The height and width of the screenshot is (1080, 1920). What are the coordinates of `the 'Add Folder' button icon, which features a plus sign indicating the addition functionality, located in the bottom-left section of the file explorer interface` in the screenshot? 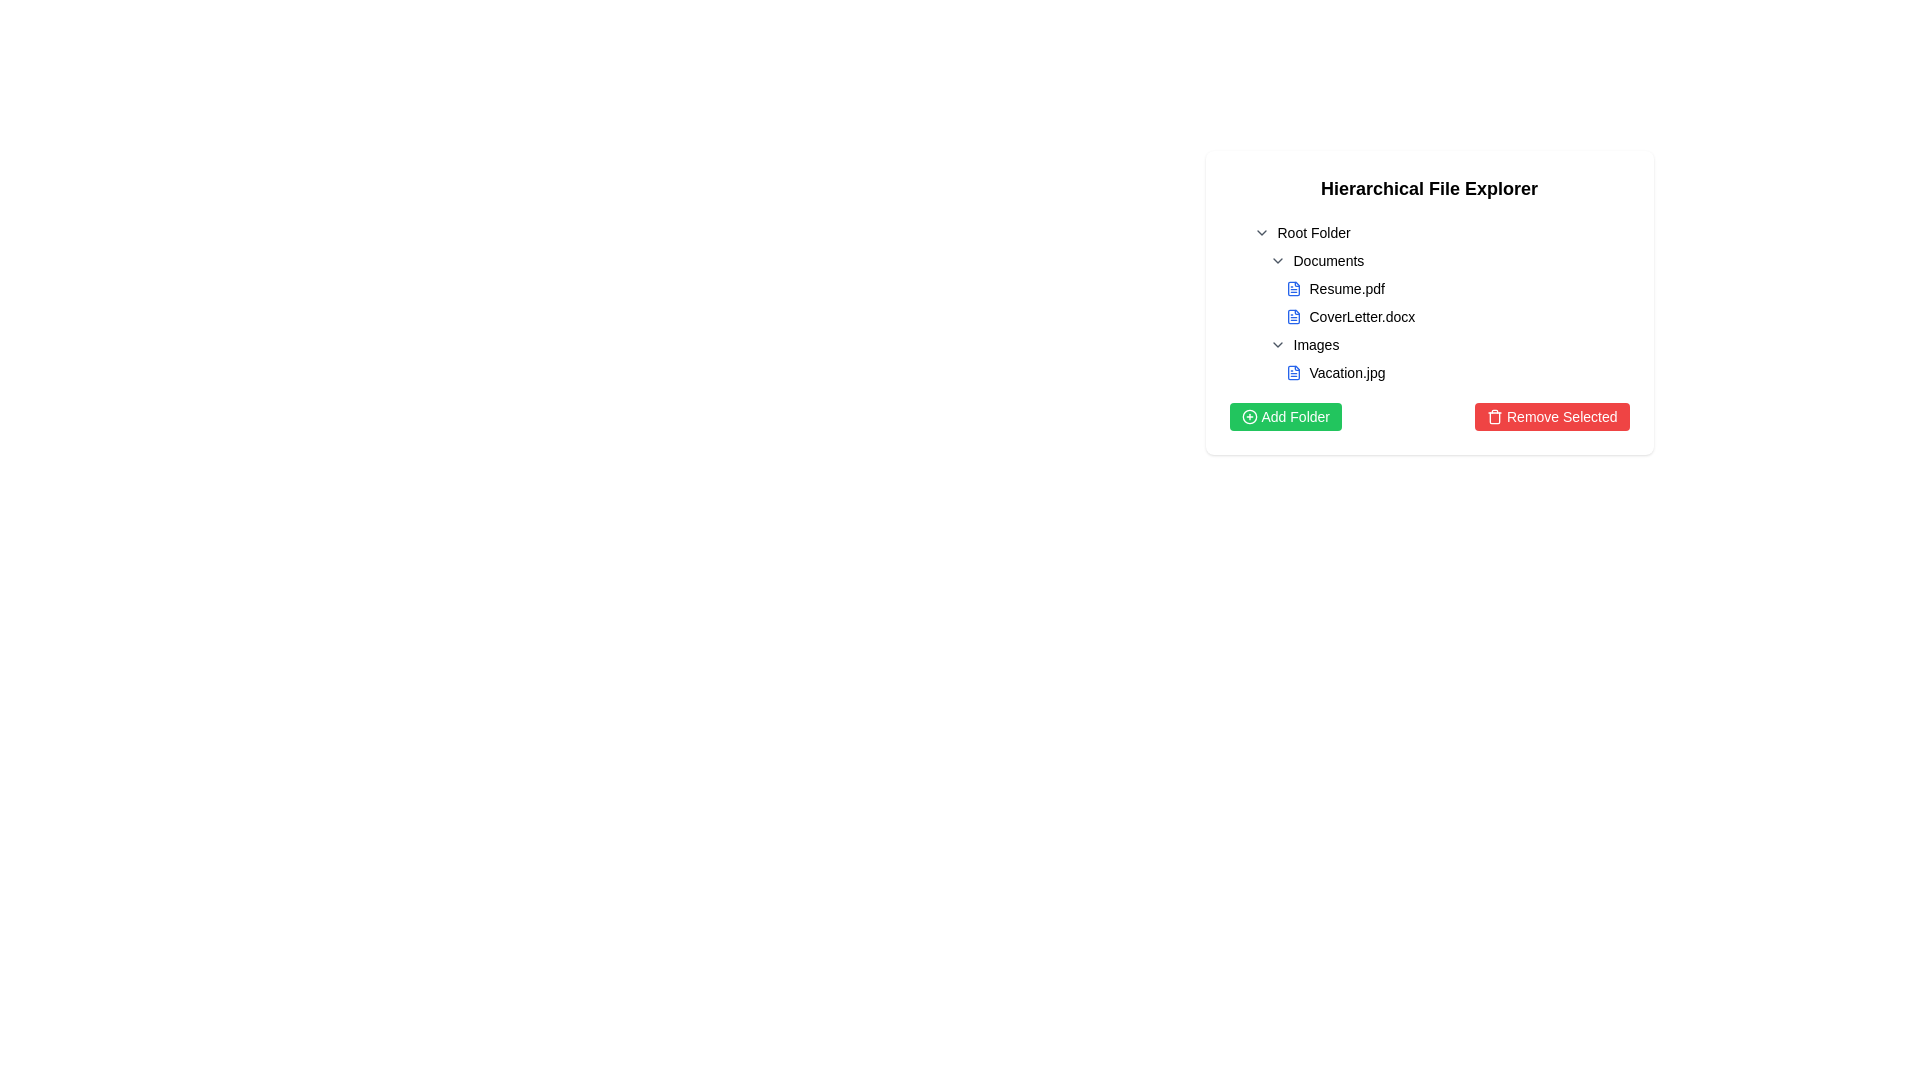 It's located at (1248, 415).